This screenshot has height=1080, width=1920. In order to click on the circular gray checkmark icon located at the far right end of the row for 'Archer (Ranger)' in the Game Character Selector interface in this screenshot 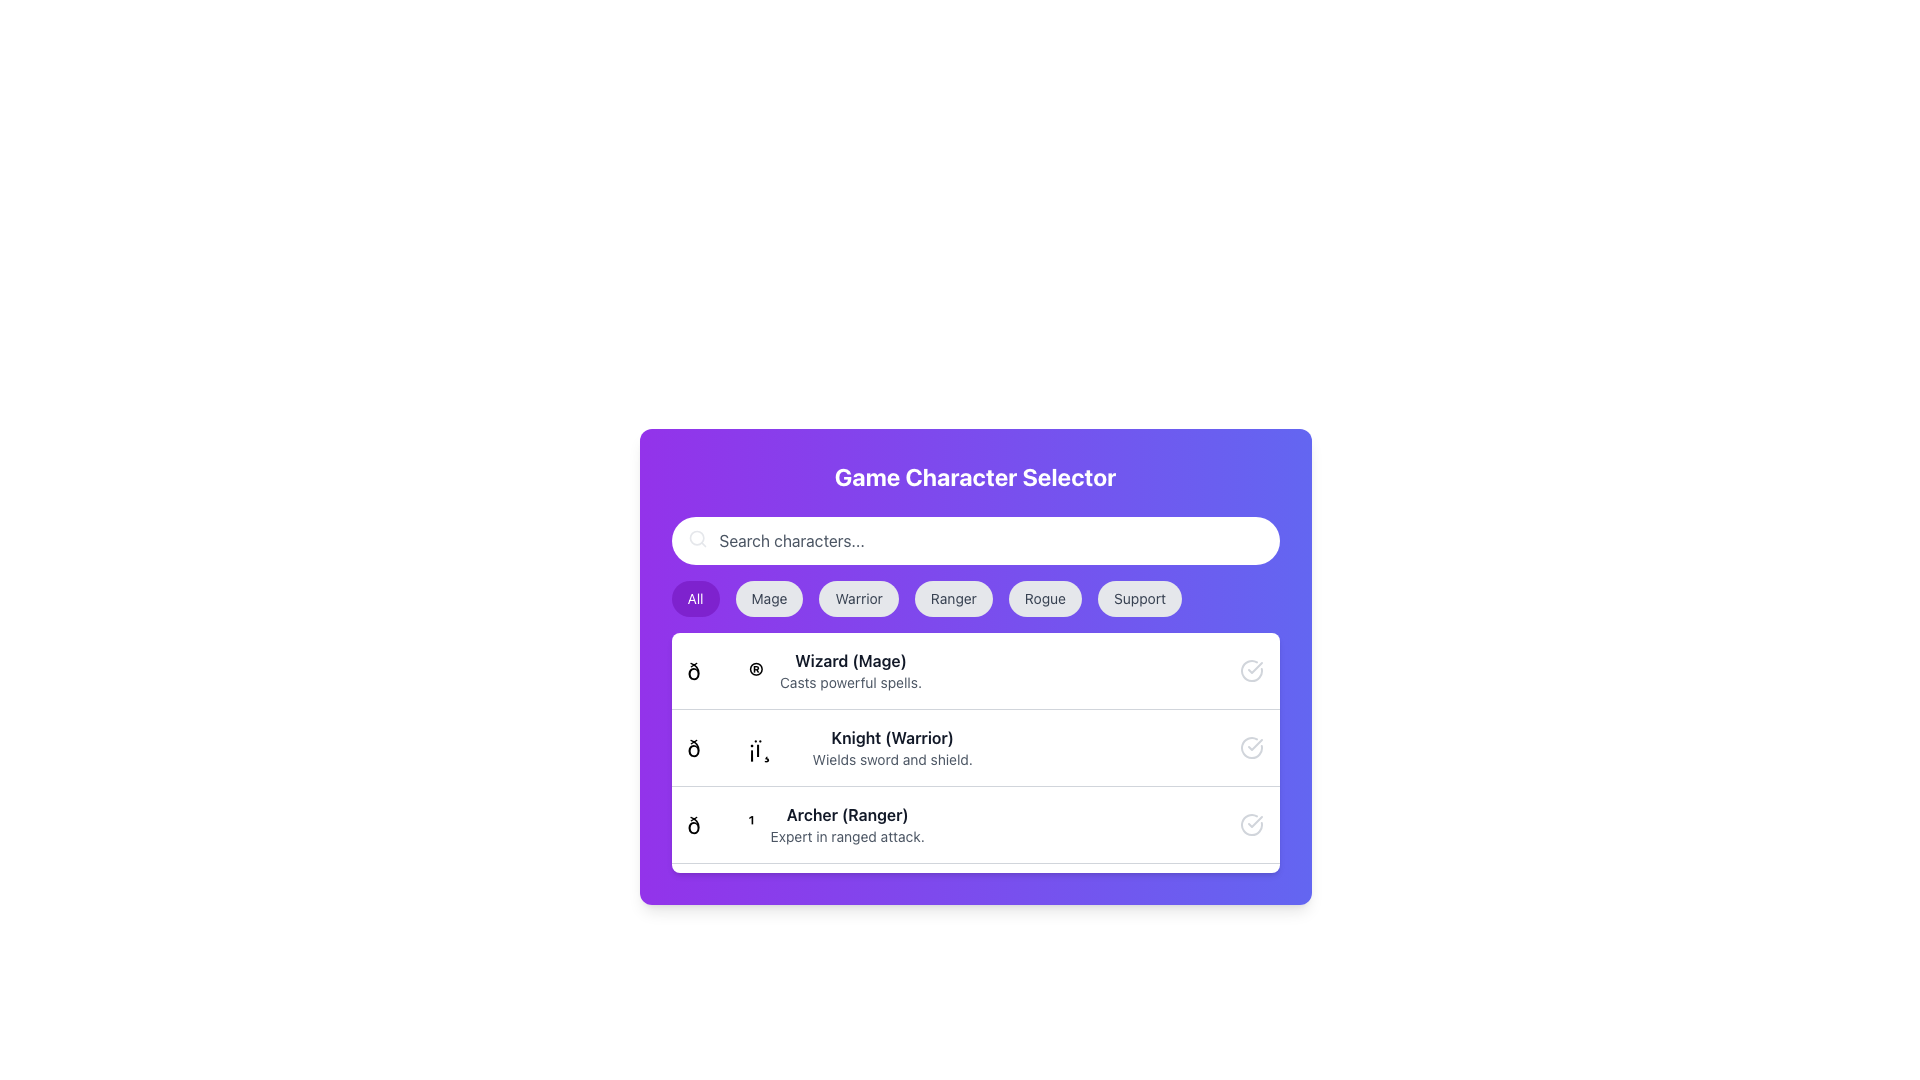, I will do `click(1250, 825)`.